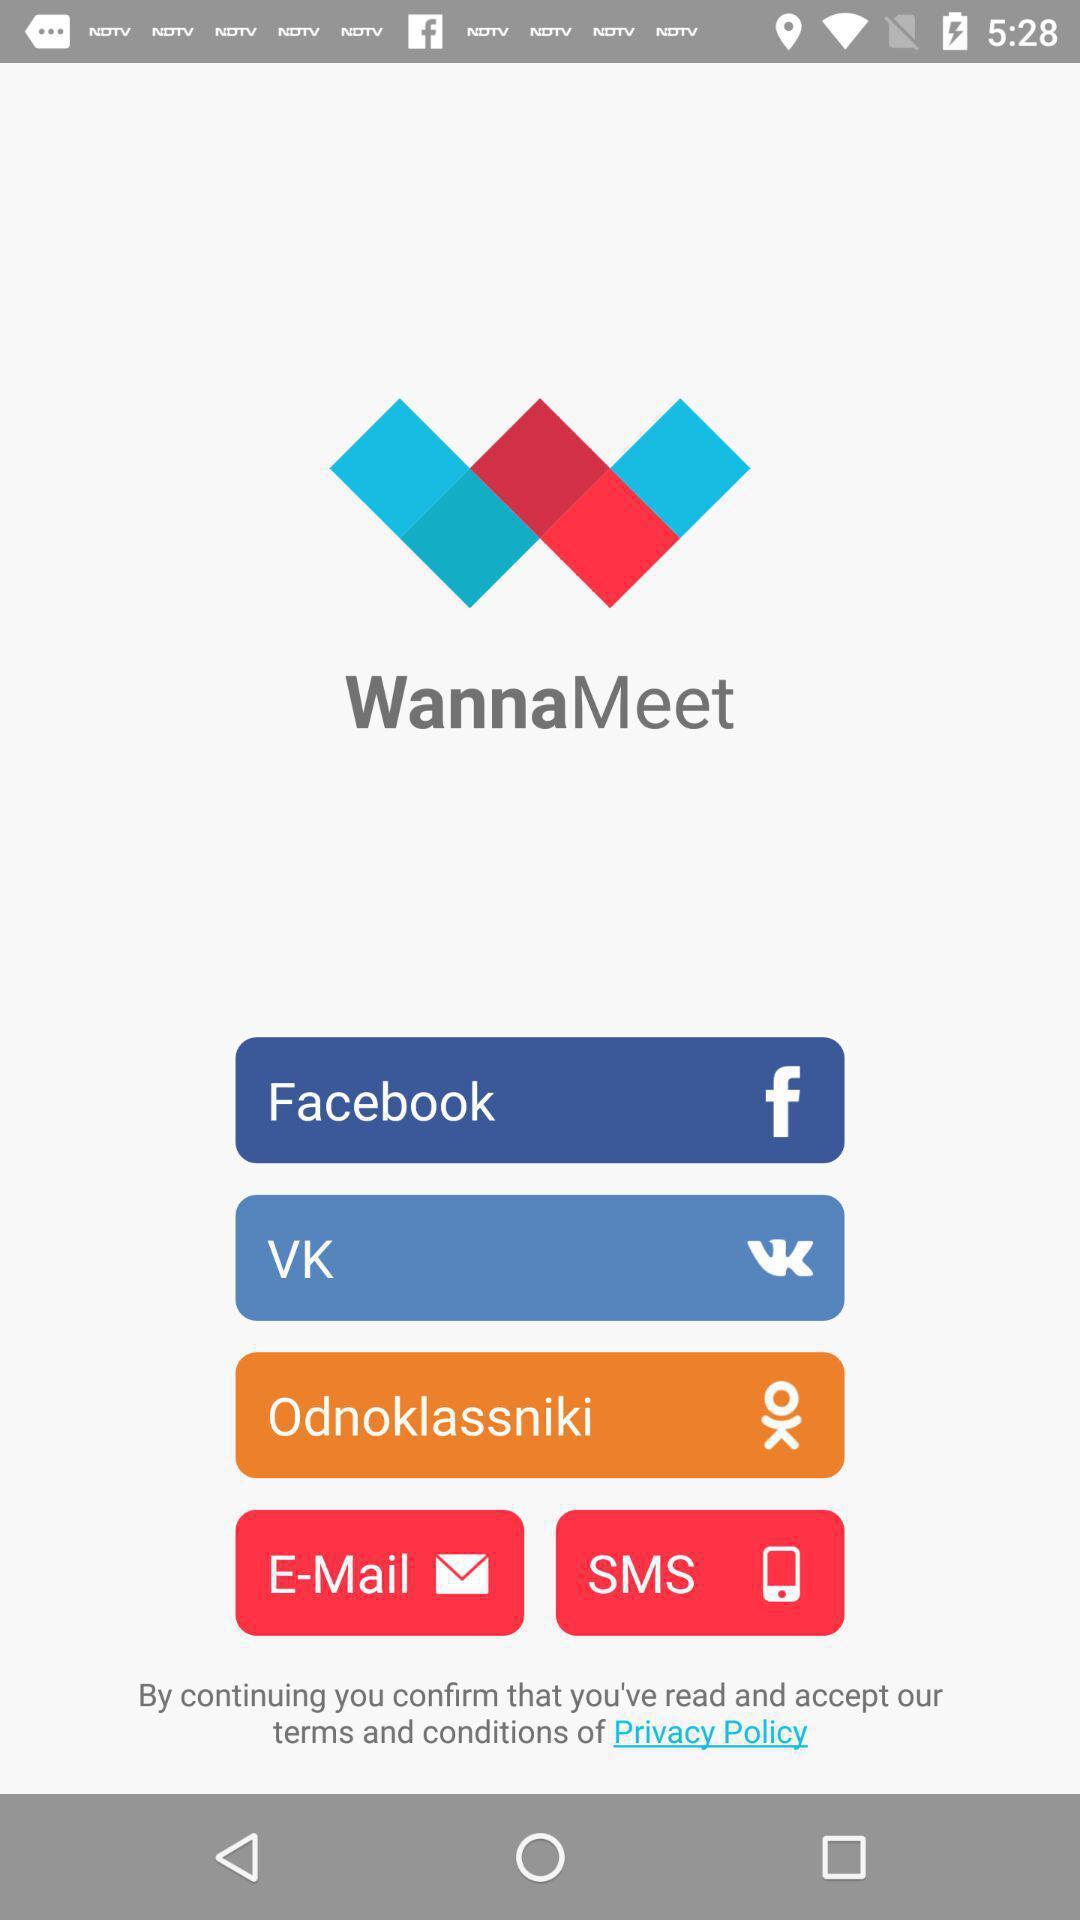 The image size is (1080, 1920). Describe the element at coordinates (540, 1711) in the screenshot. I see `by continuing you icon` at that location.